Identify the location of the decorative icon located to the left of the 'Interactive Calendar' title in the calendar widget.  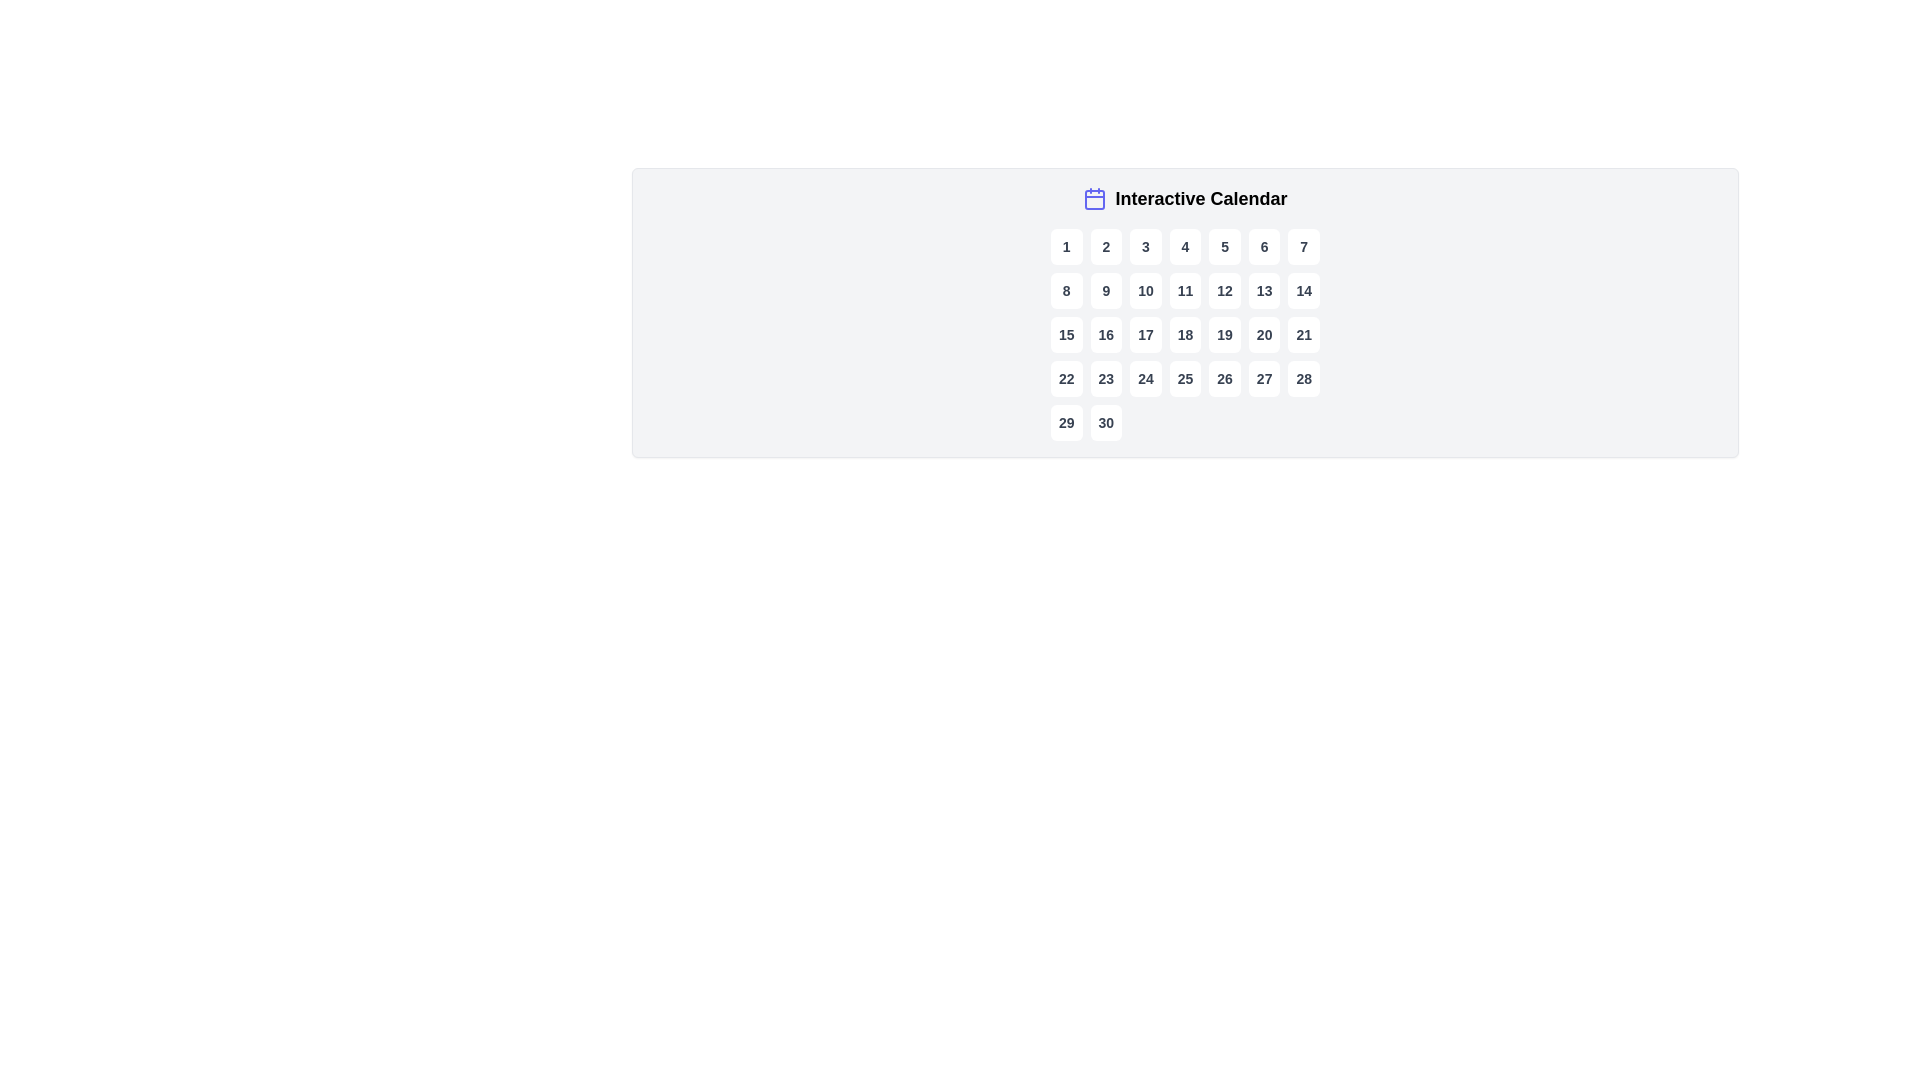
(1094, 199).